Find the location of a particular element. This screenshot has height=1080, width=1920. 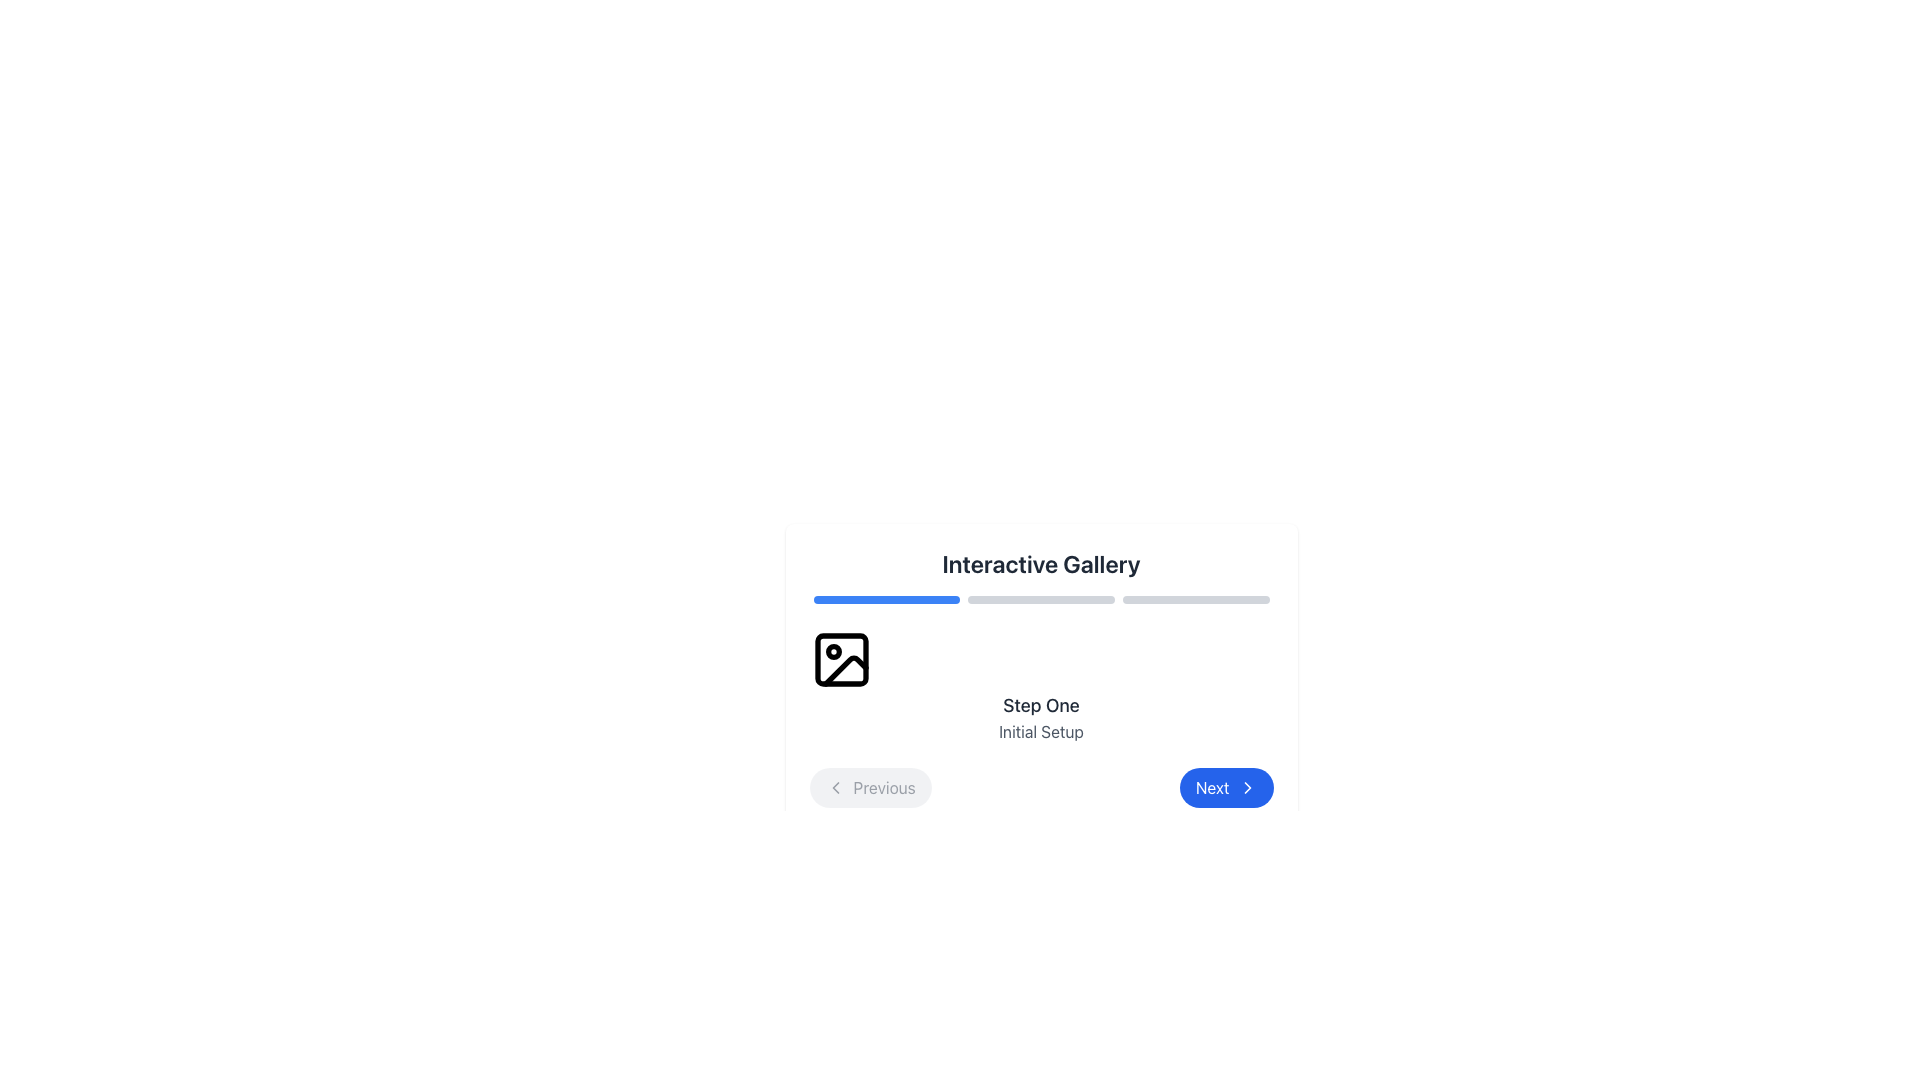

the rightmost progress segment, which is a horizontally elongated rectangle with rounded edges styled in gray, located near the top of the interface is located at coordinates (1196, 599).